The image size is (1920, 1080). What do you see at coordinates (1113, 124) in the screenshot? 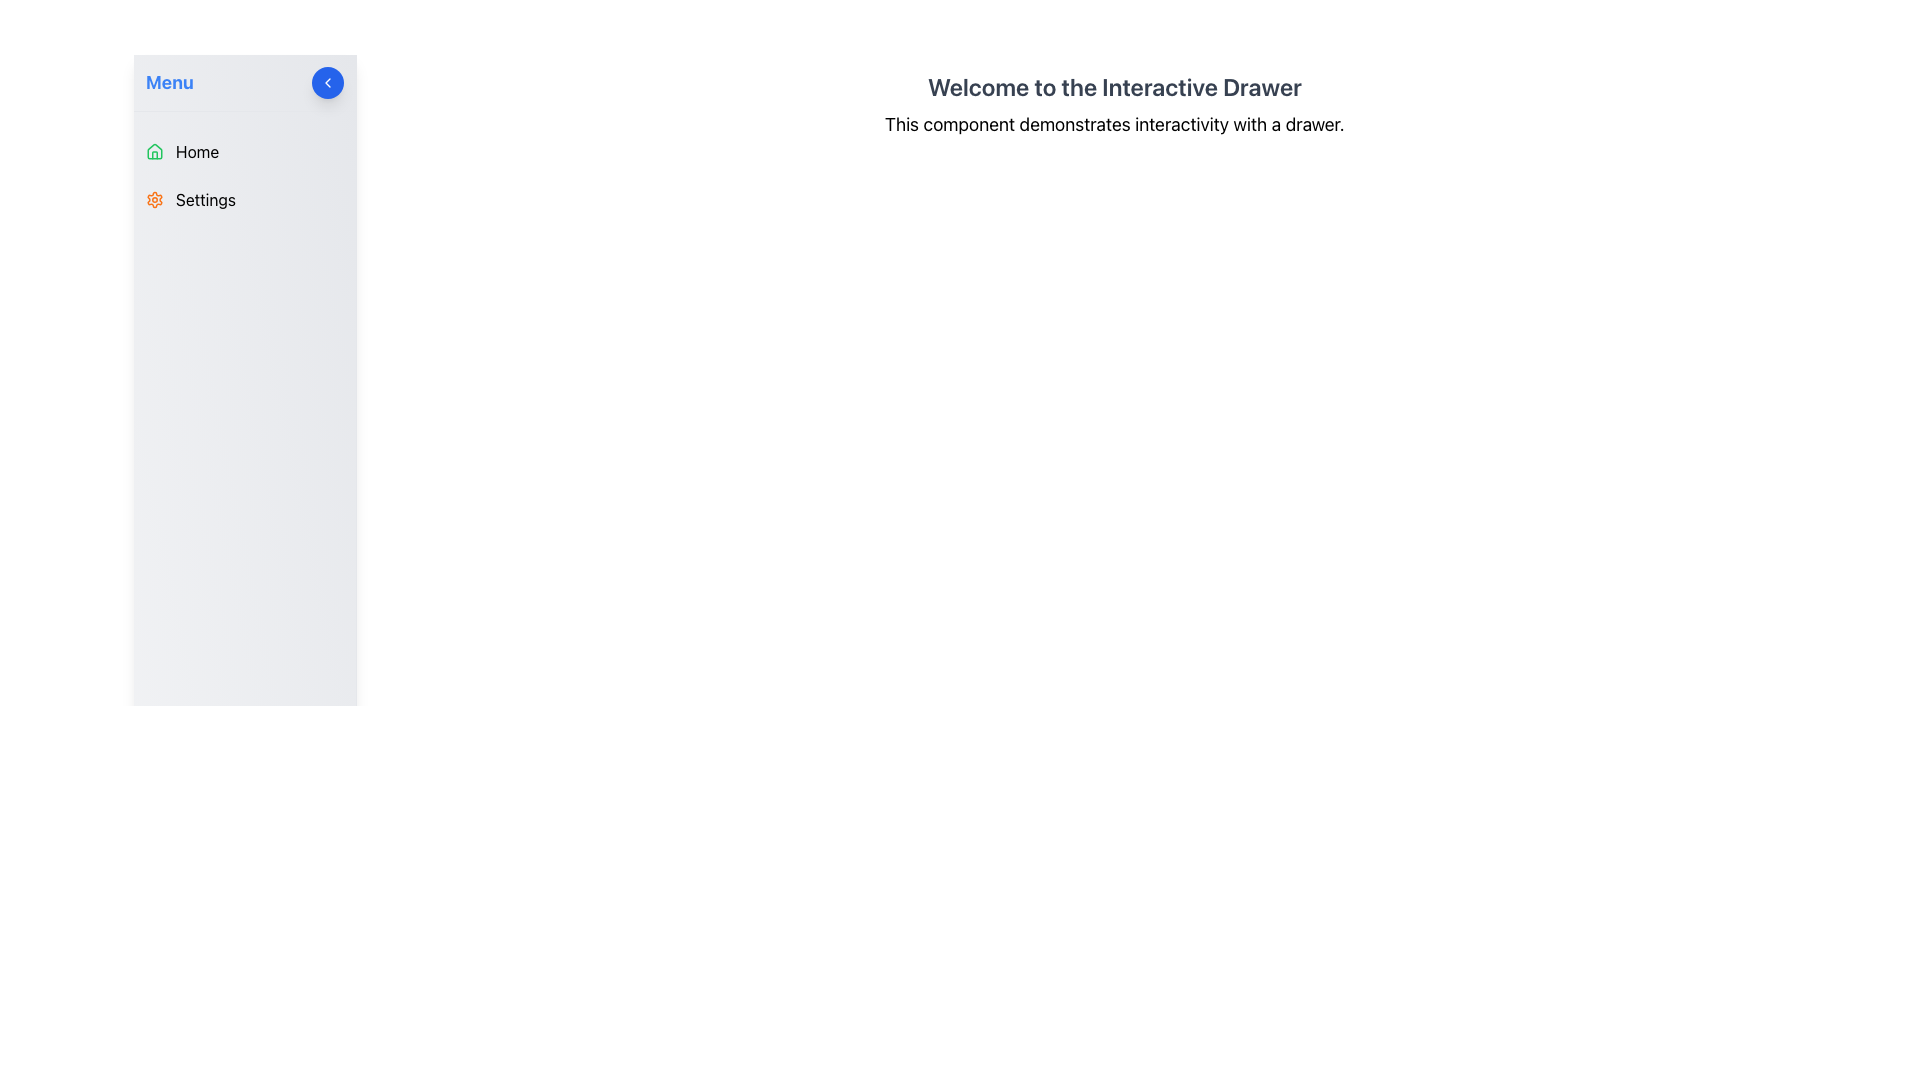
I see `text label displaying 'This component demonstrates interactivity with a drawer.' which is located below the title 'Welcome to the Interactive Drawer.'` at bounding box center [1113, 124].